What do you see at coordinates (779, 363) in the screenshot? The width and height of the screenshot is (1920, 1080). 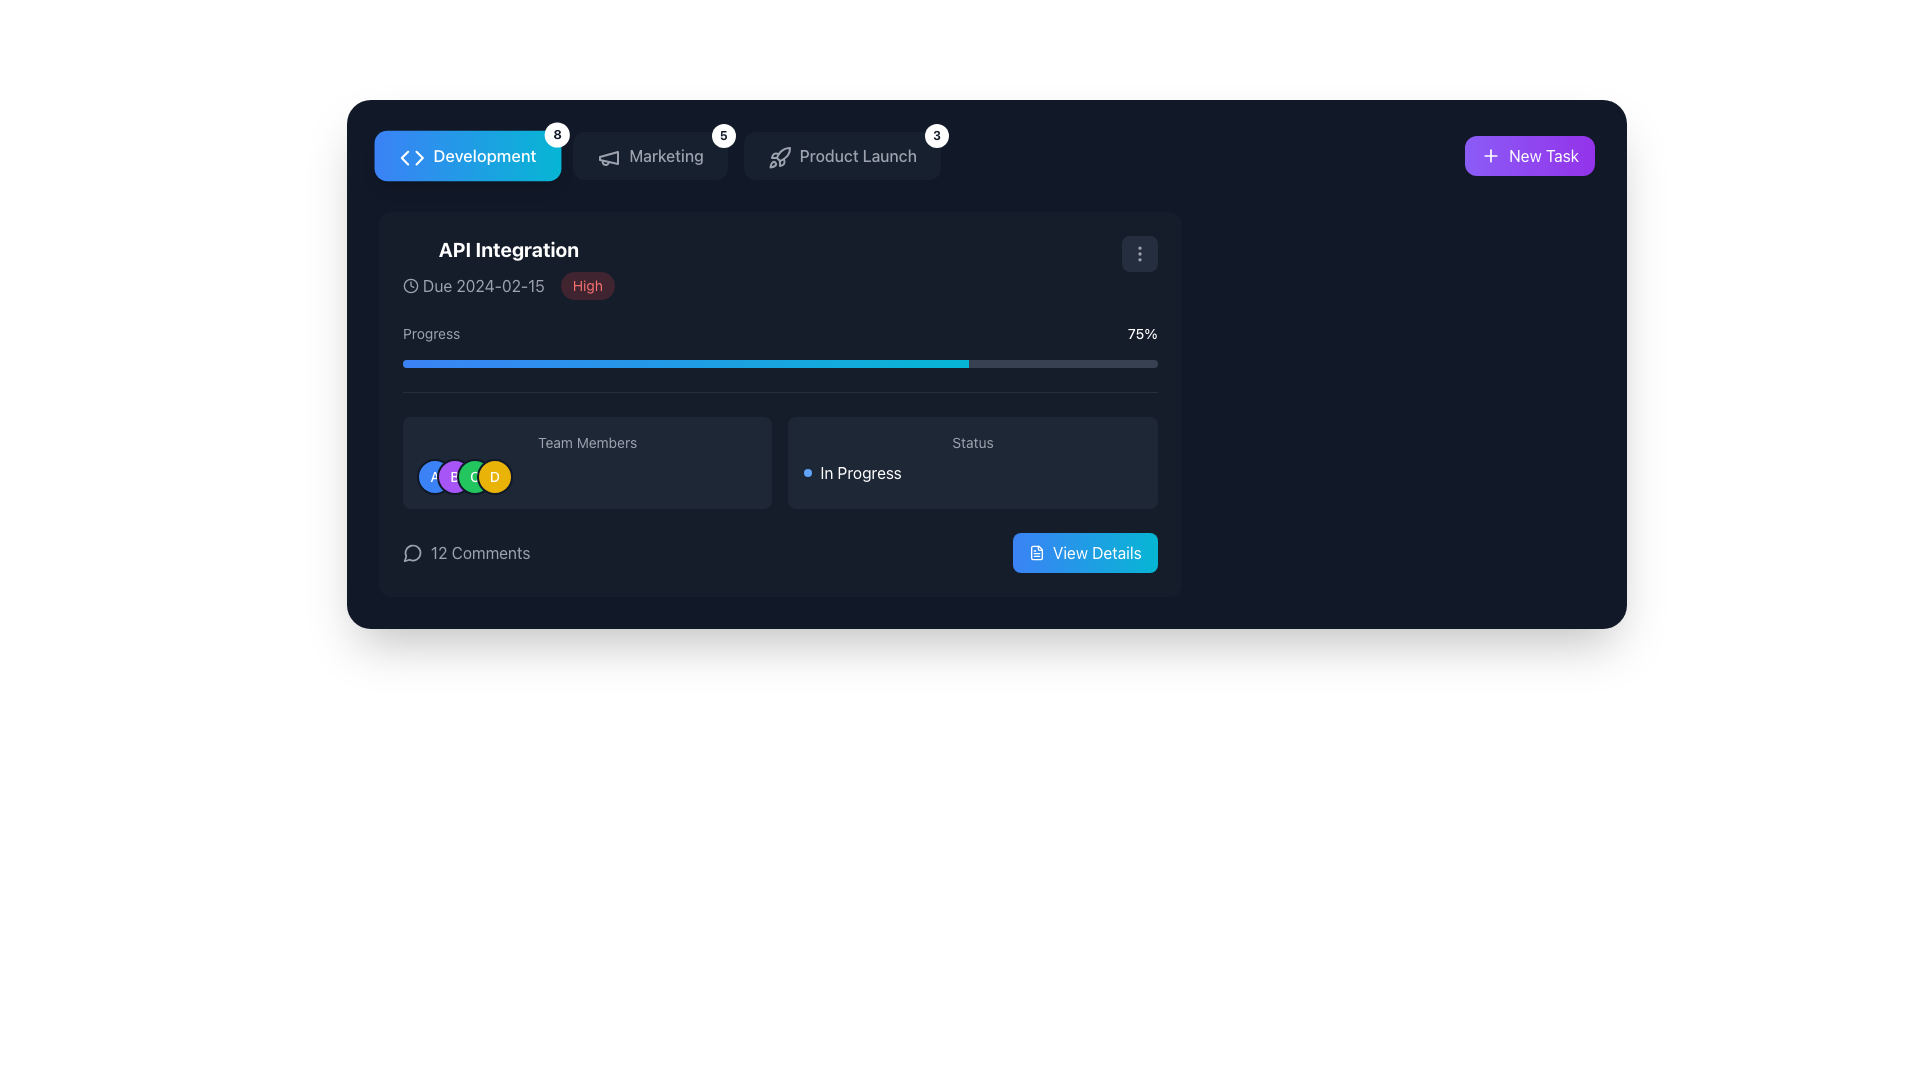 I see `the completion status of the progress bar that visually represents 75% completion, located below the 'Progress' label` at bounding box center [779, 363].